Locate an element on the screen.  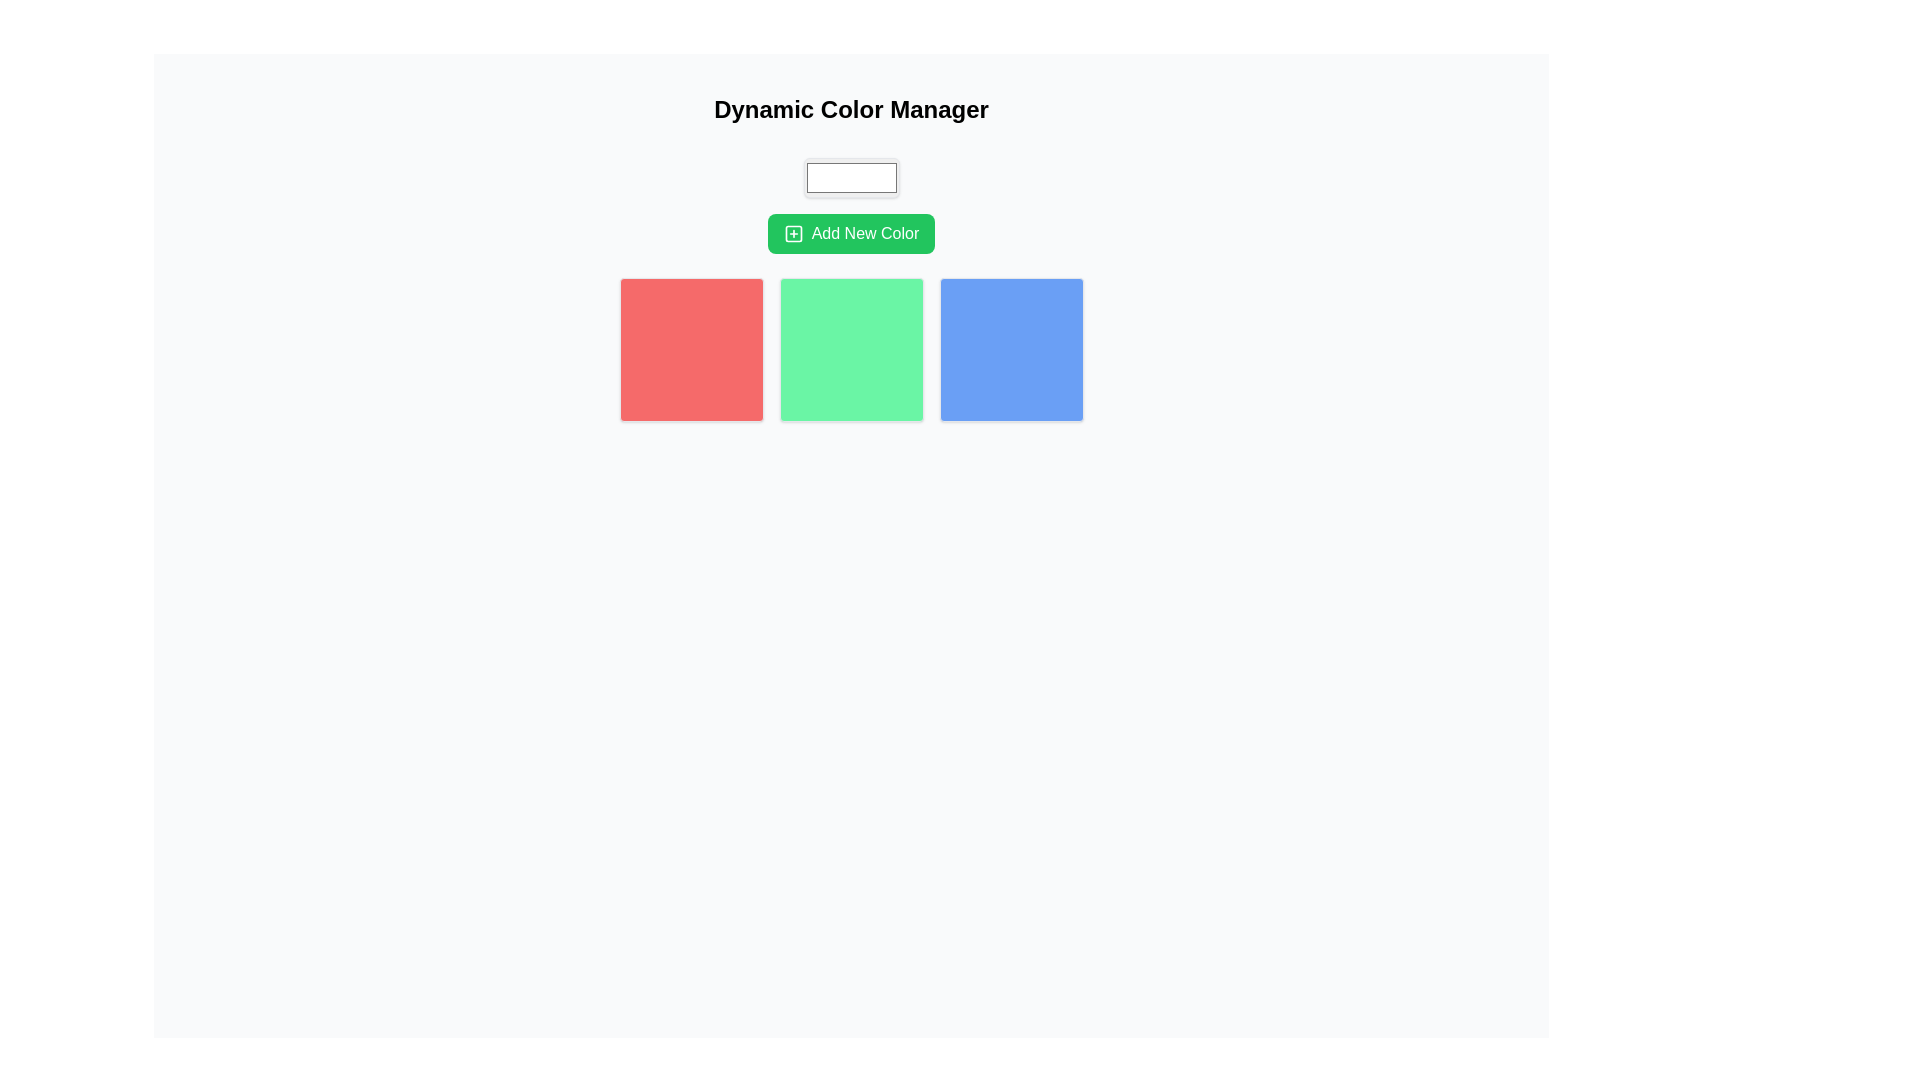
the middle light green square color block in a row of three squares, which is located below the 'Add New Color' button is located at coordinates (851, 349).